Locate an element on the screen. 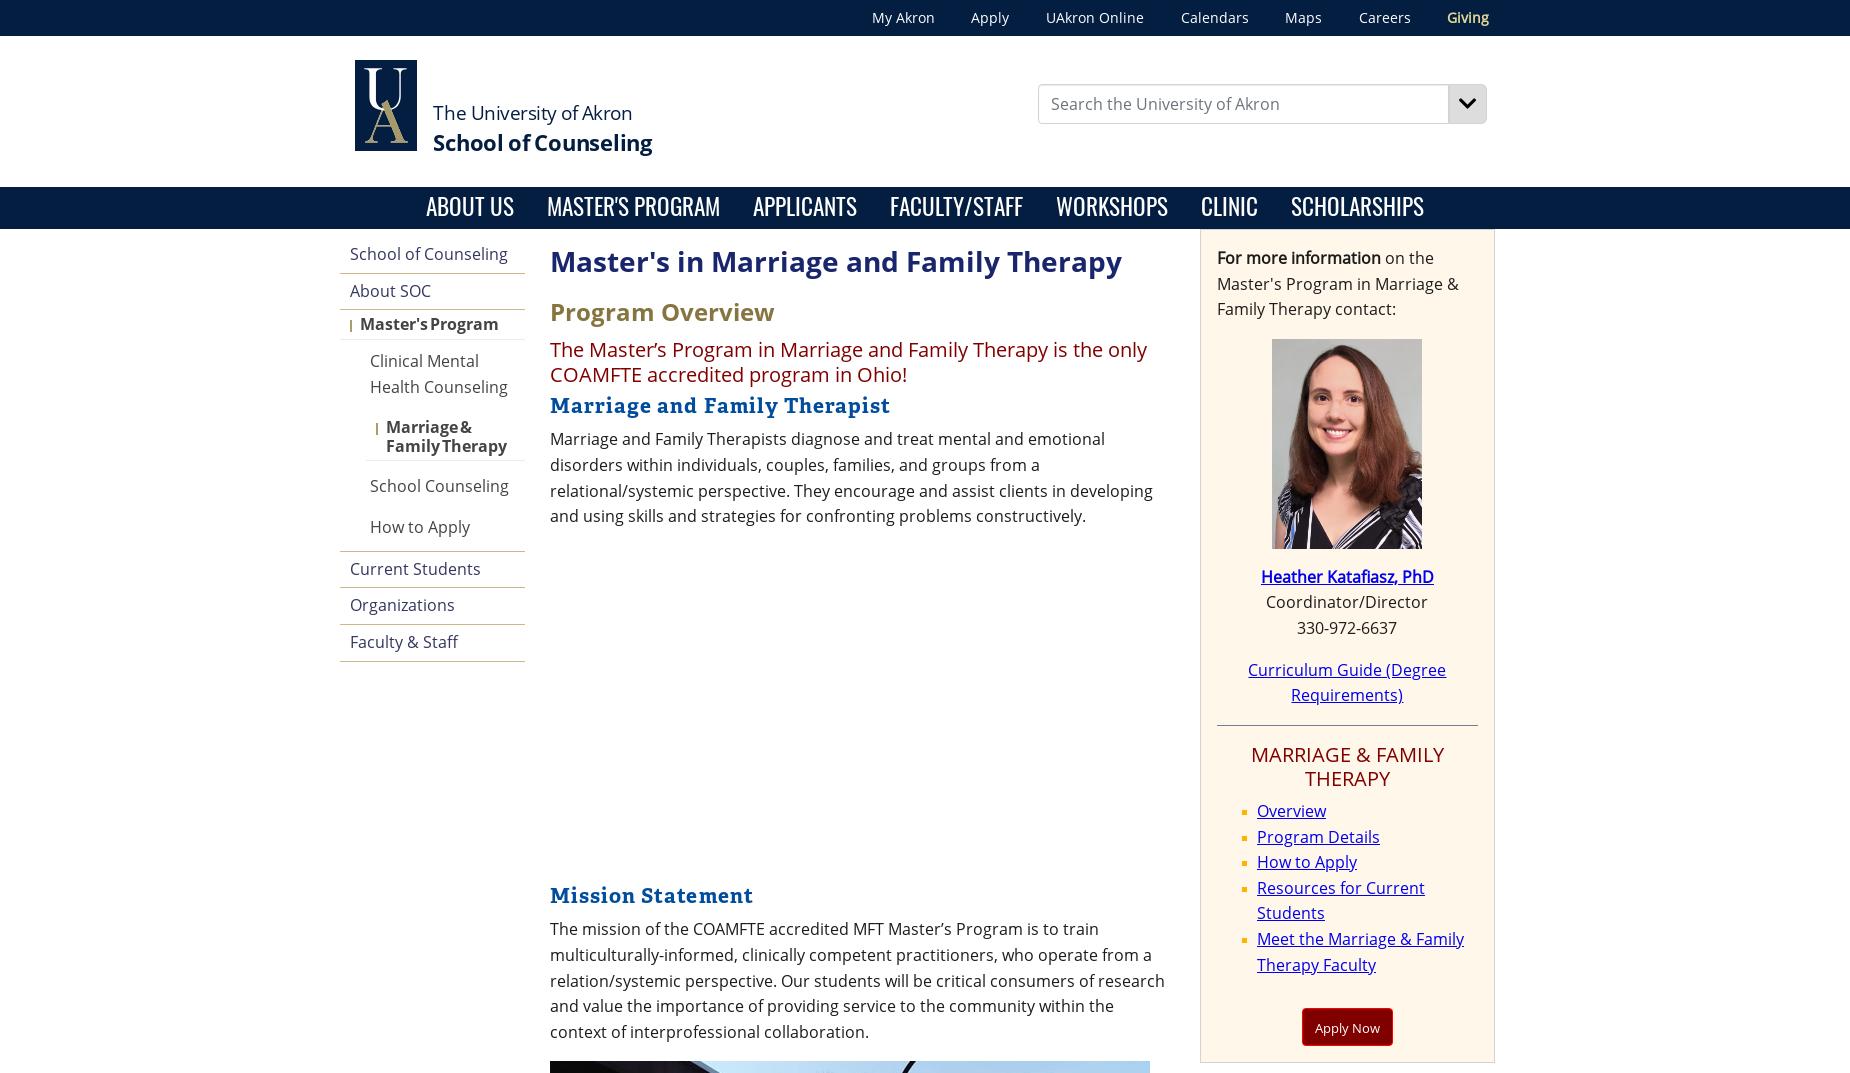  'For the didactic portion of the program, there are three fully online classes. The remaining didactic classes are offered as hybrid, with the courses ranging from 30-70% in person and the remaining online content offered through The University of Akron learning management system, Brightspace. The online content is delivered as narrated lectures, pptx, readings, supplementary materials, and activities, such as discussion boards, quizzes, and reflection papers. The decision to offer courses either online, hybrid, or in person was based on the specific content of the courses and the best teaching practices associated with that content.' is located at coordinates (876, 440).